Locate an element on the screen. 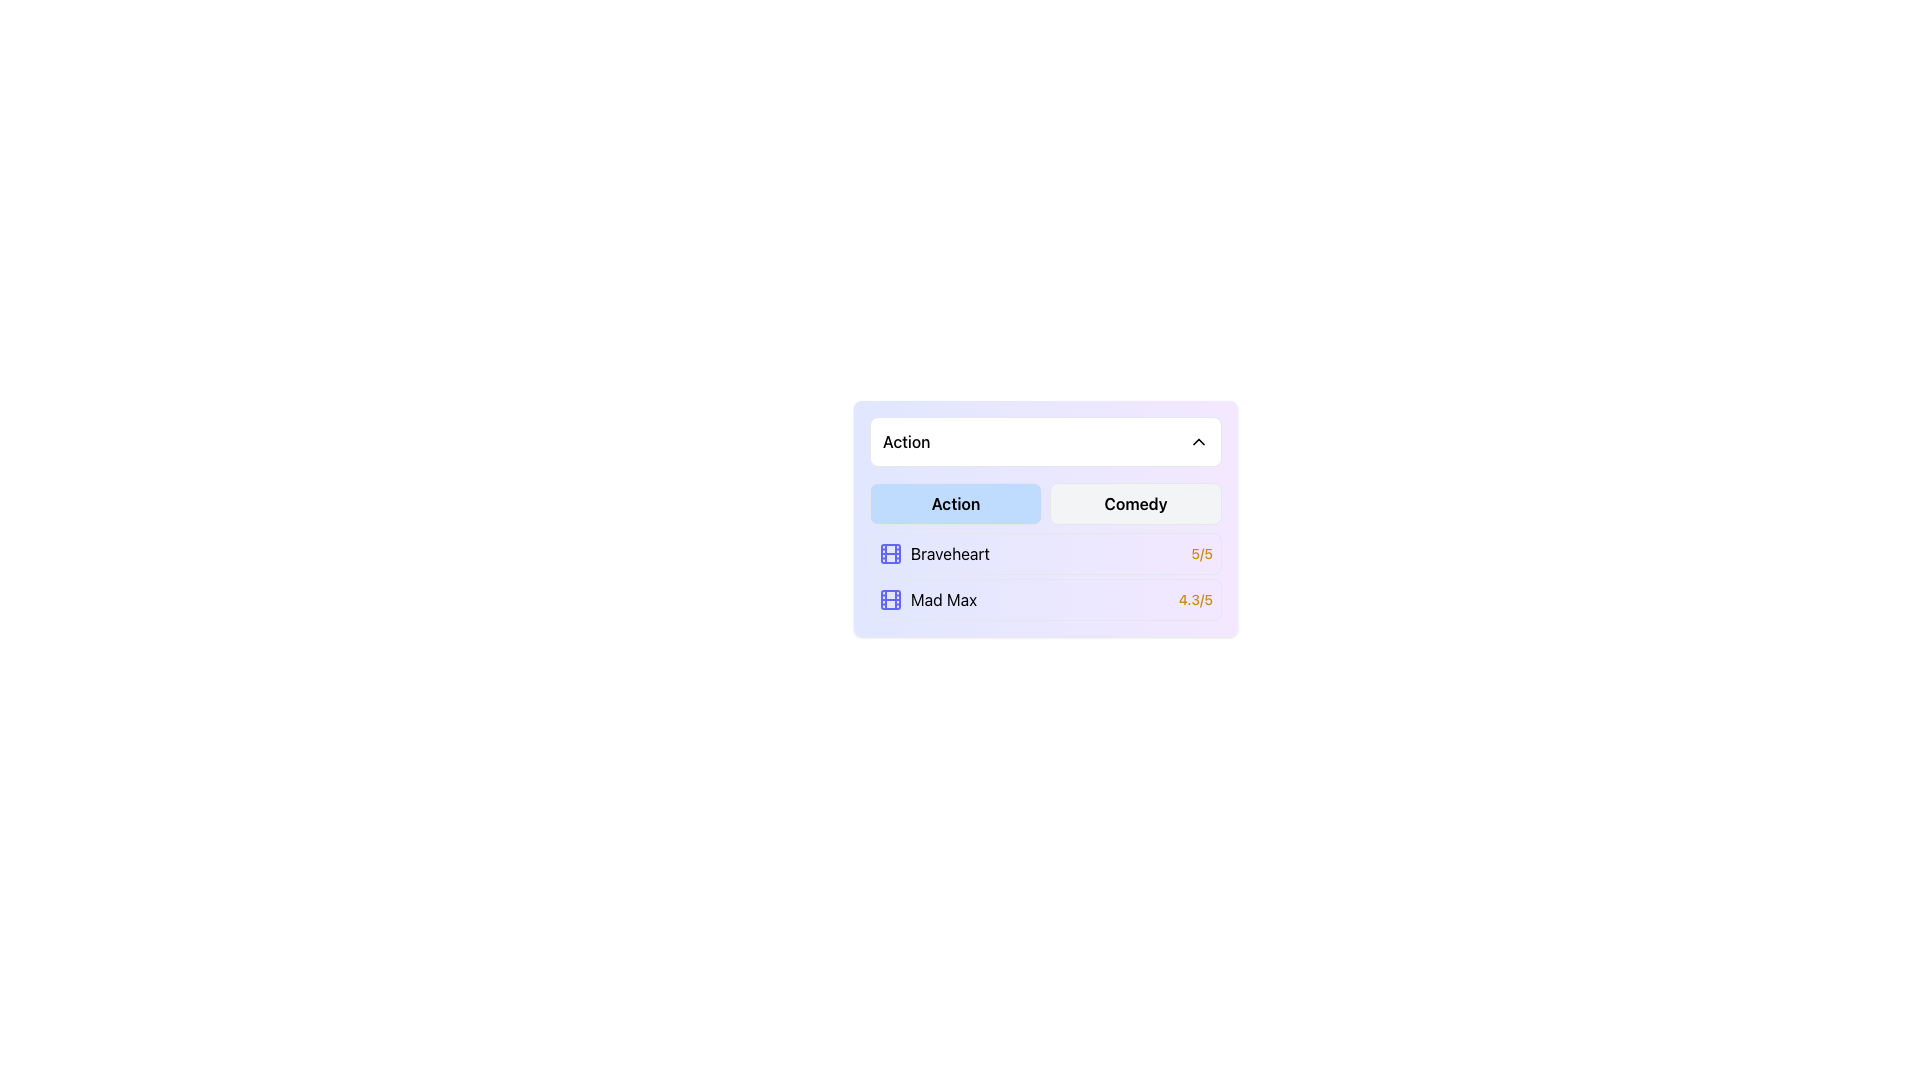  the category selector button for 'Action' items located in the top-left corner of the grid layout, adjacent to the 'Comedy' button is located at coordinates (954, 503).